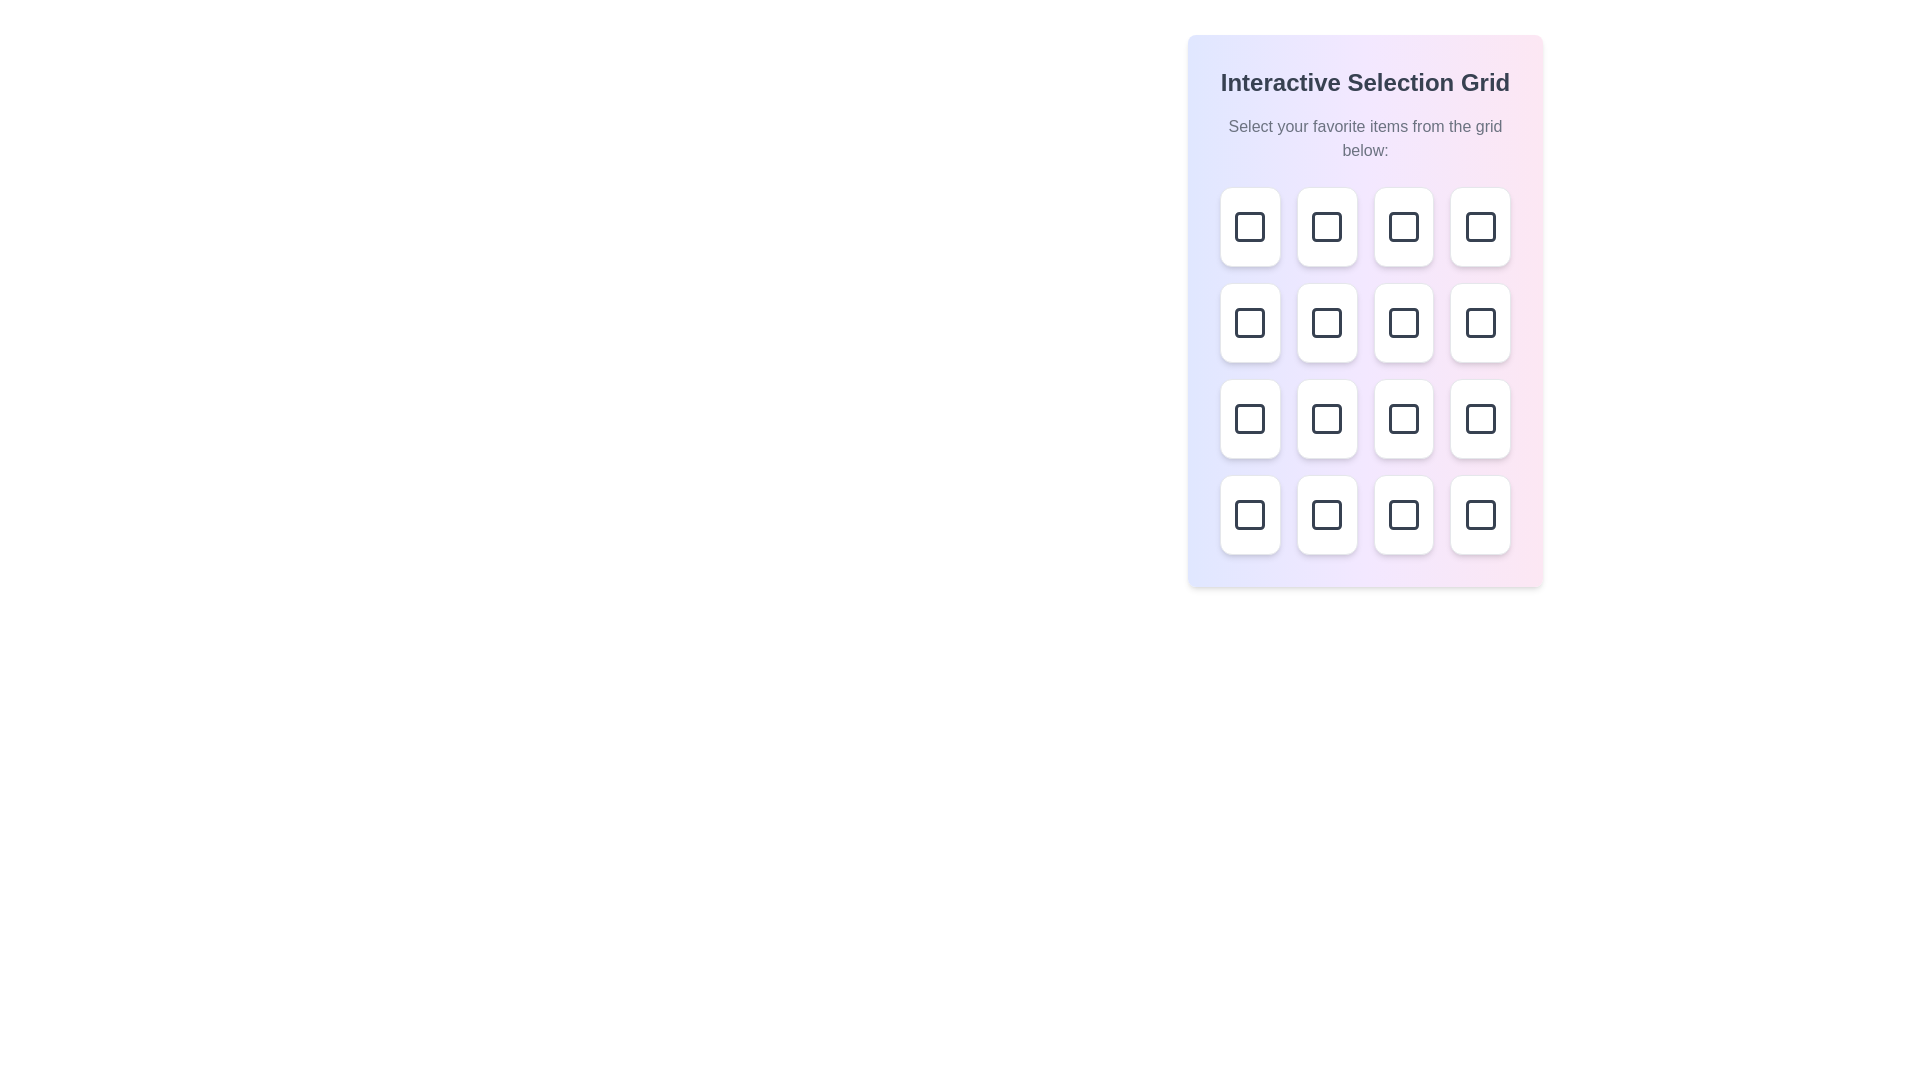 This screenshot has height=1080, width=1920. Describe the element at coordinates (1326, 418) in the screenshot. I see `the selectable grid option located` at that location.